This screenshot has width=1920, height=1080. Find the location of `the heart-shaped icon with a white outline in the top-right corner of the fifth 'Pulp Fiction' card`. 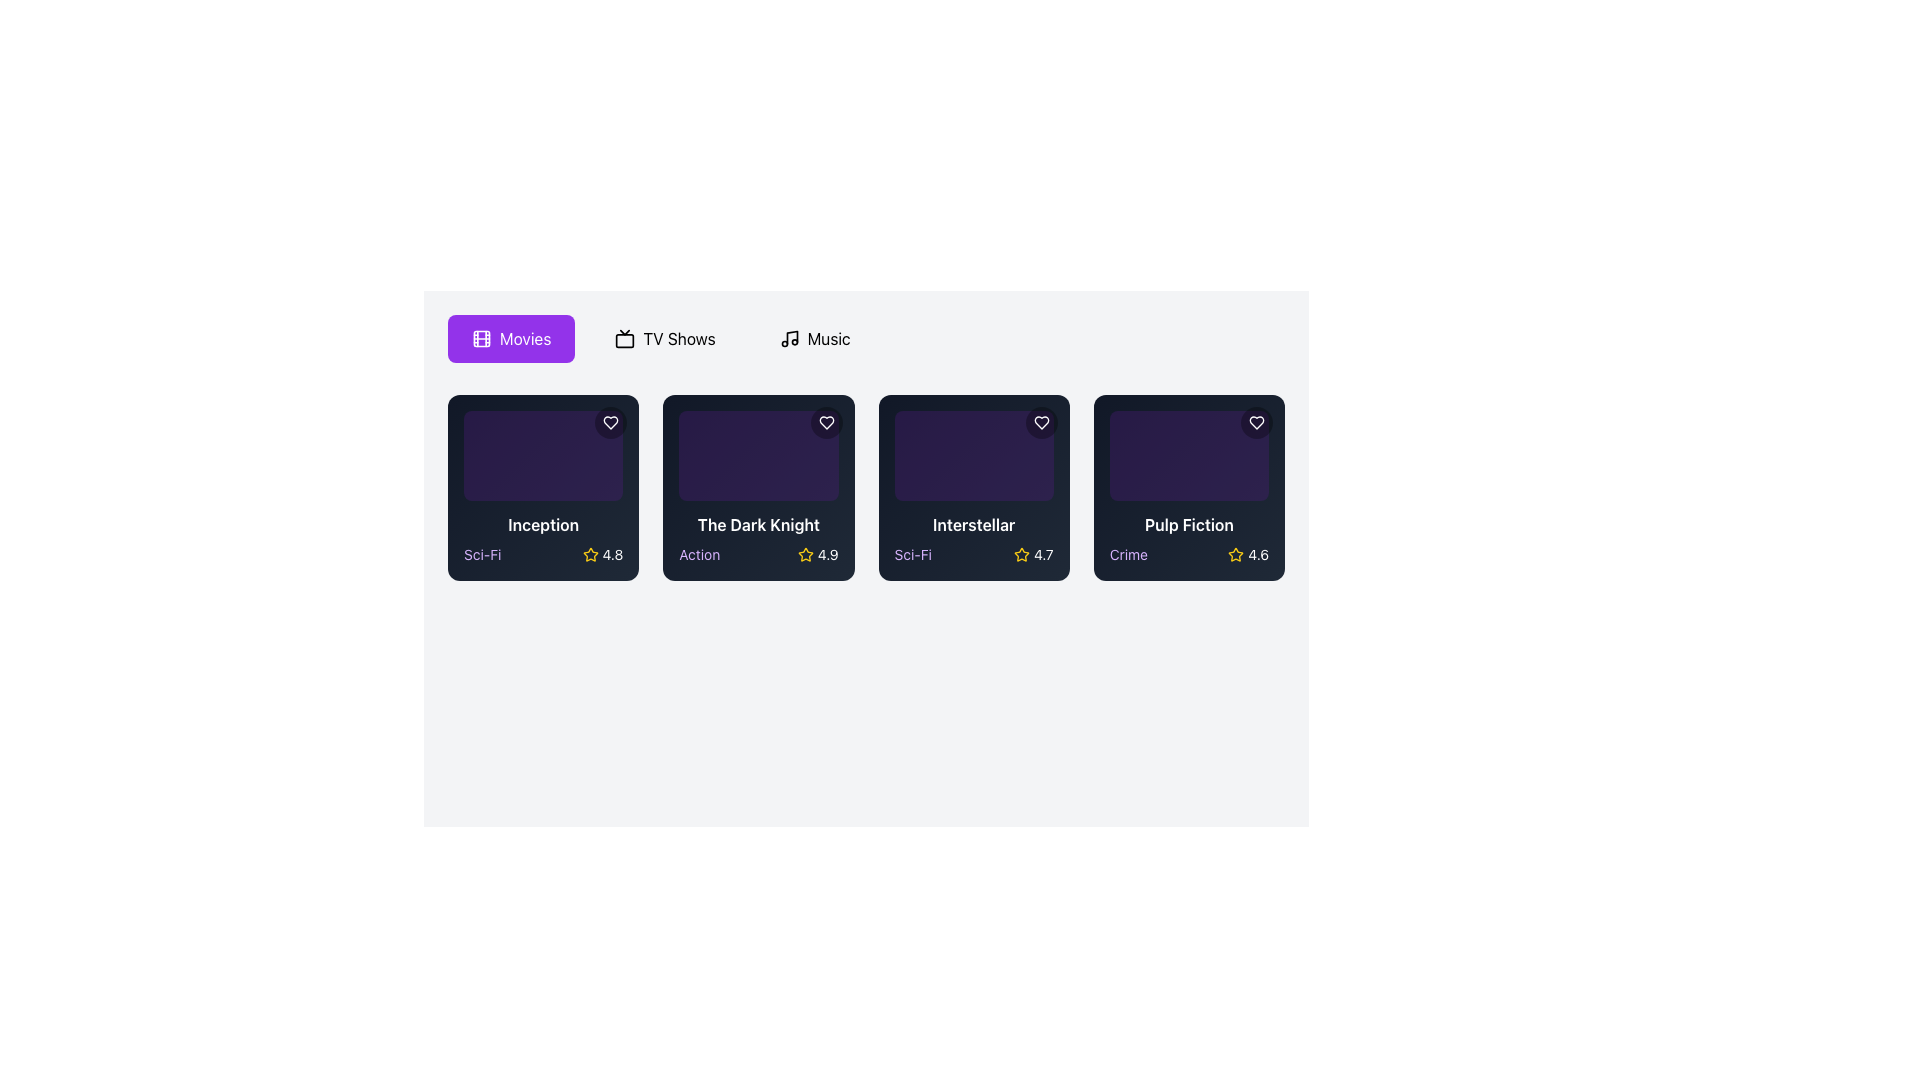

the heart-shaped icon with a white outline in the top-right corner of the fifth 'Pulp Fiction' card is located at coordinates (1256, 422).